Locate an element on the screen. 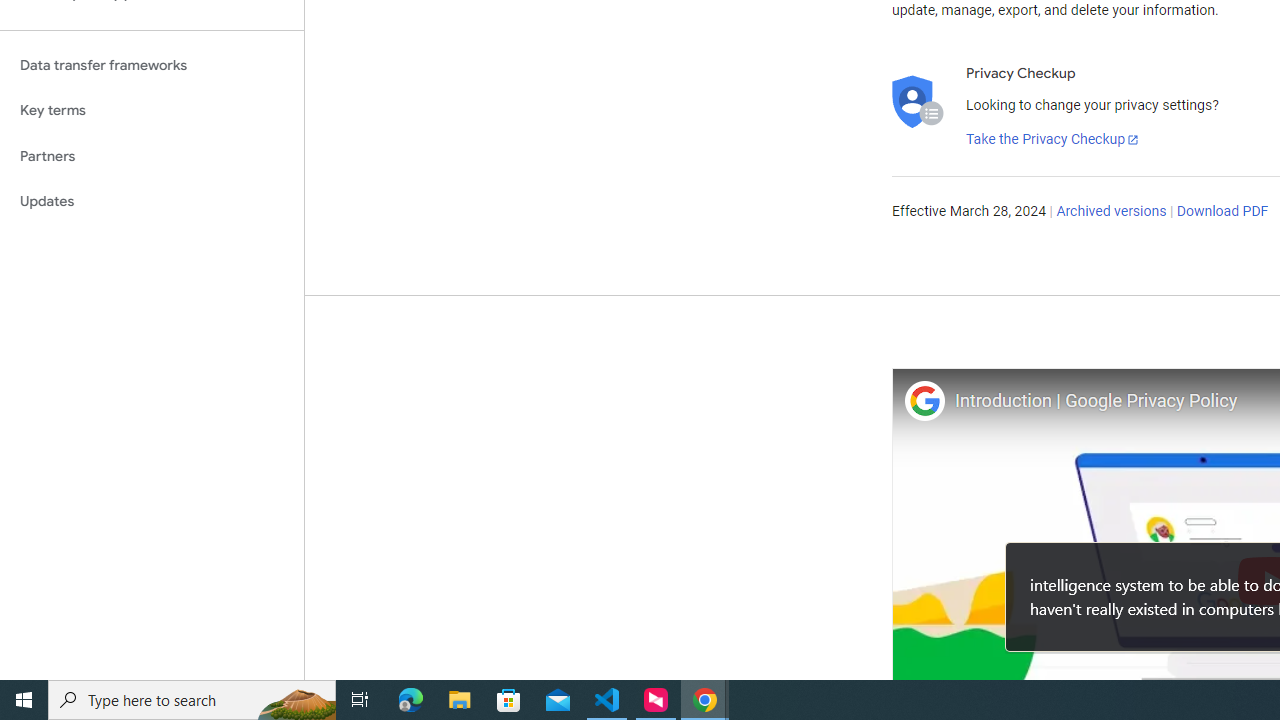  'Archived versions' is located at coordinates (1110, 212).